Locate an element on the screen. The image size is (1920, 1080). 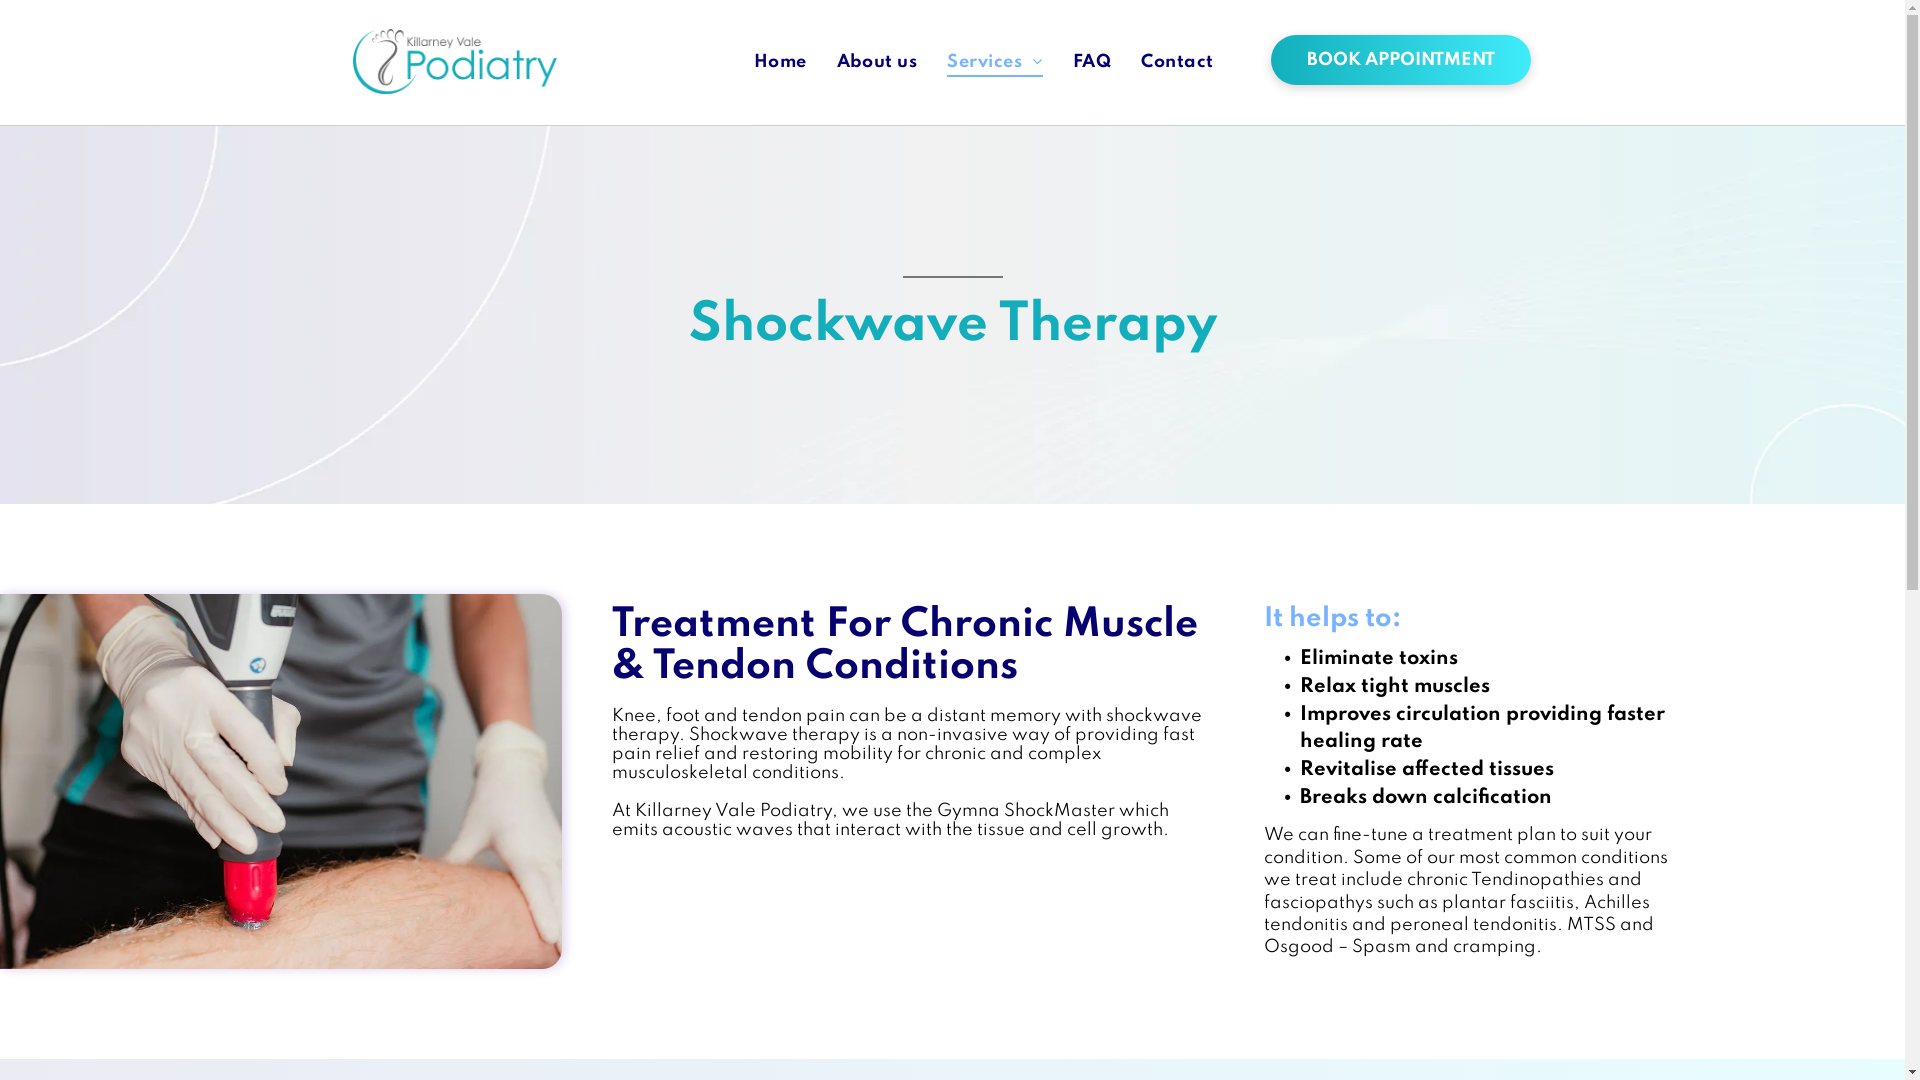
'About us' is located at coordinates (877, 61).